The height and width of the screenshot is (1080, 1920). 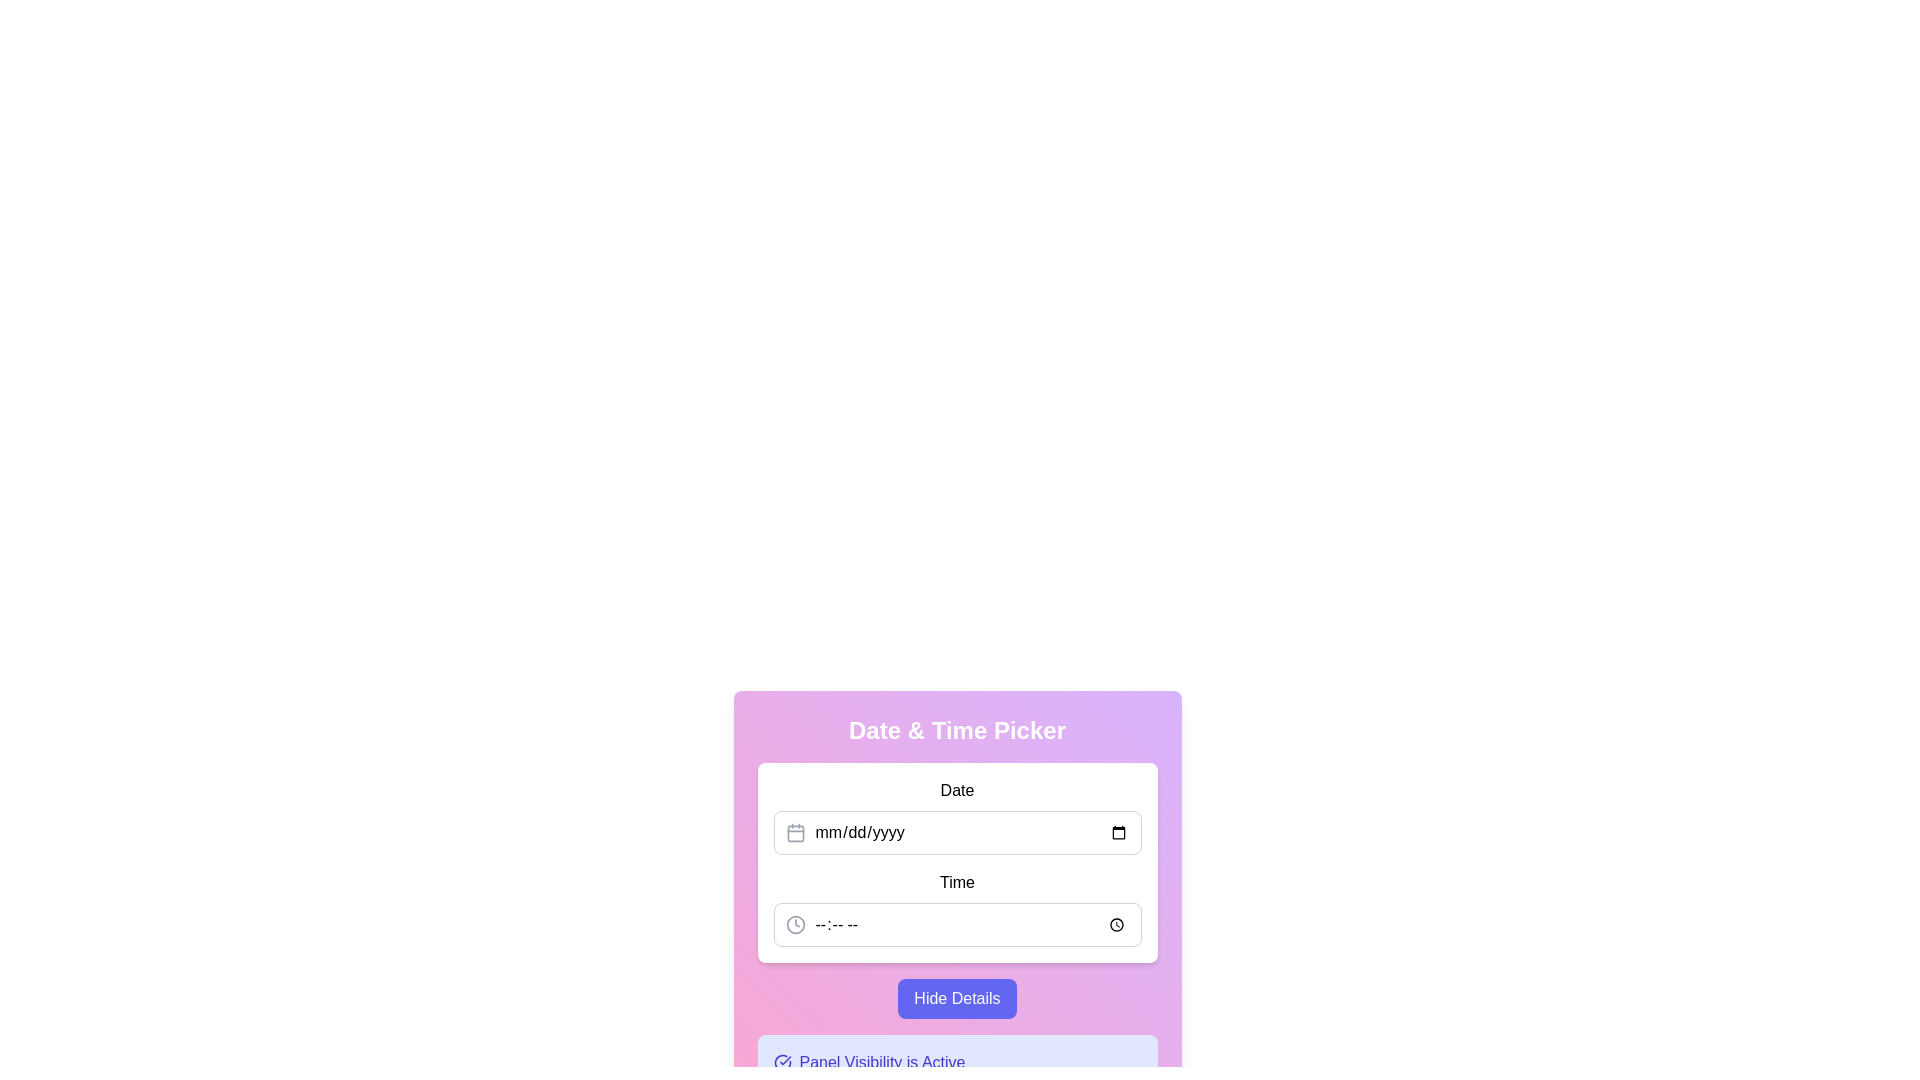 What do you see at coordinates (781, 1062) in the screenshot?
I see `the confirmation icon that indicates a success state, which is positioned to the left of the label text 'Panel Visibility is Active'` at bounding box center [781, 1062].